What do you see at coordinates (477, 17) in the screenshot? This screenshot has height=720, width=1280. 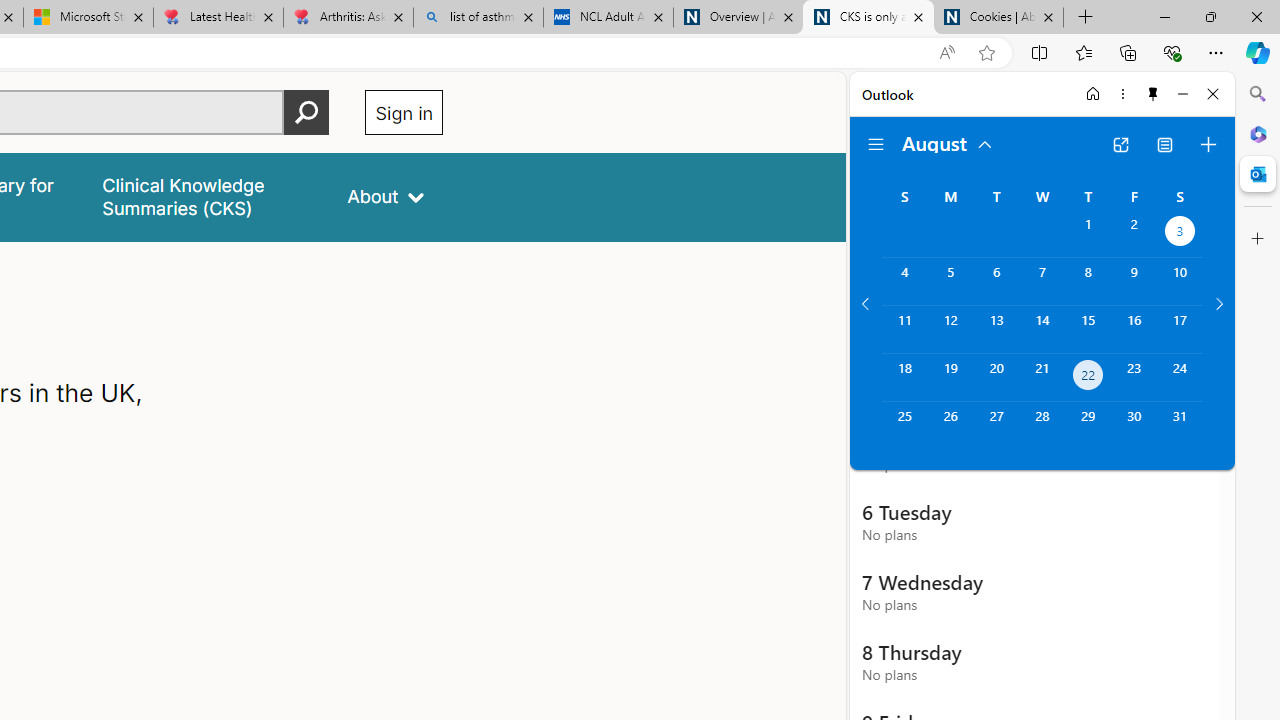 I see `'list of asthma inhalers uk - Search'` at bounding box center [477, 17].